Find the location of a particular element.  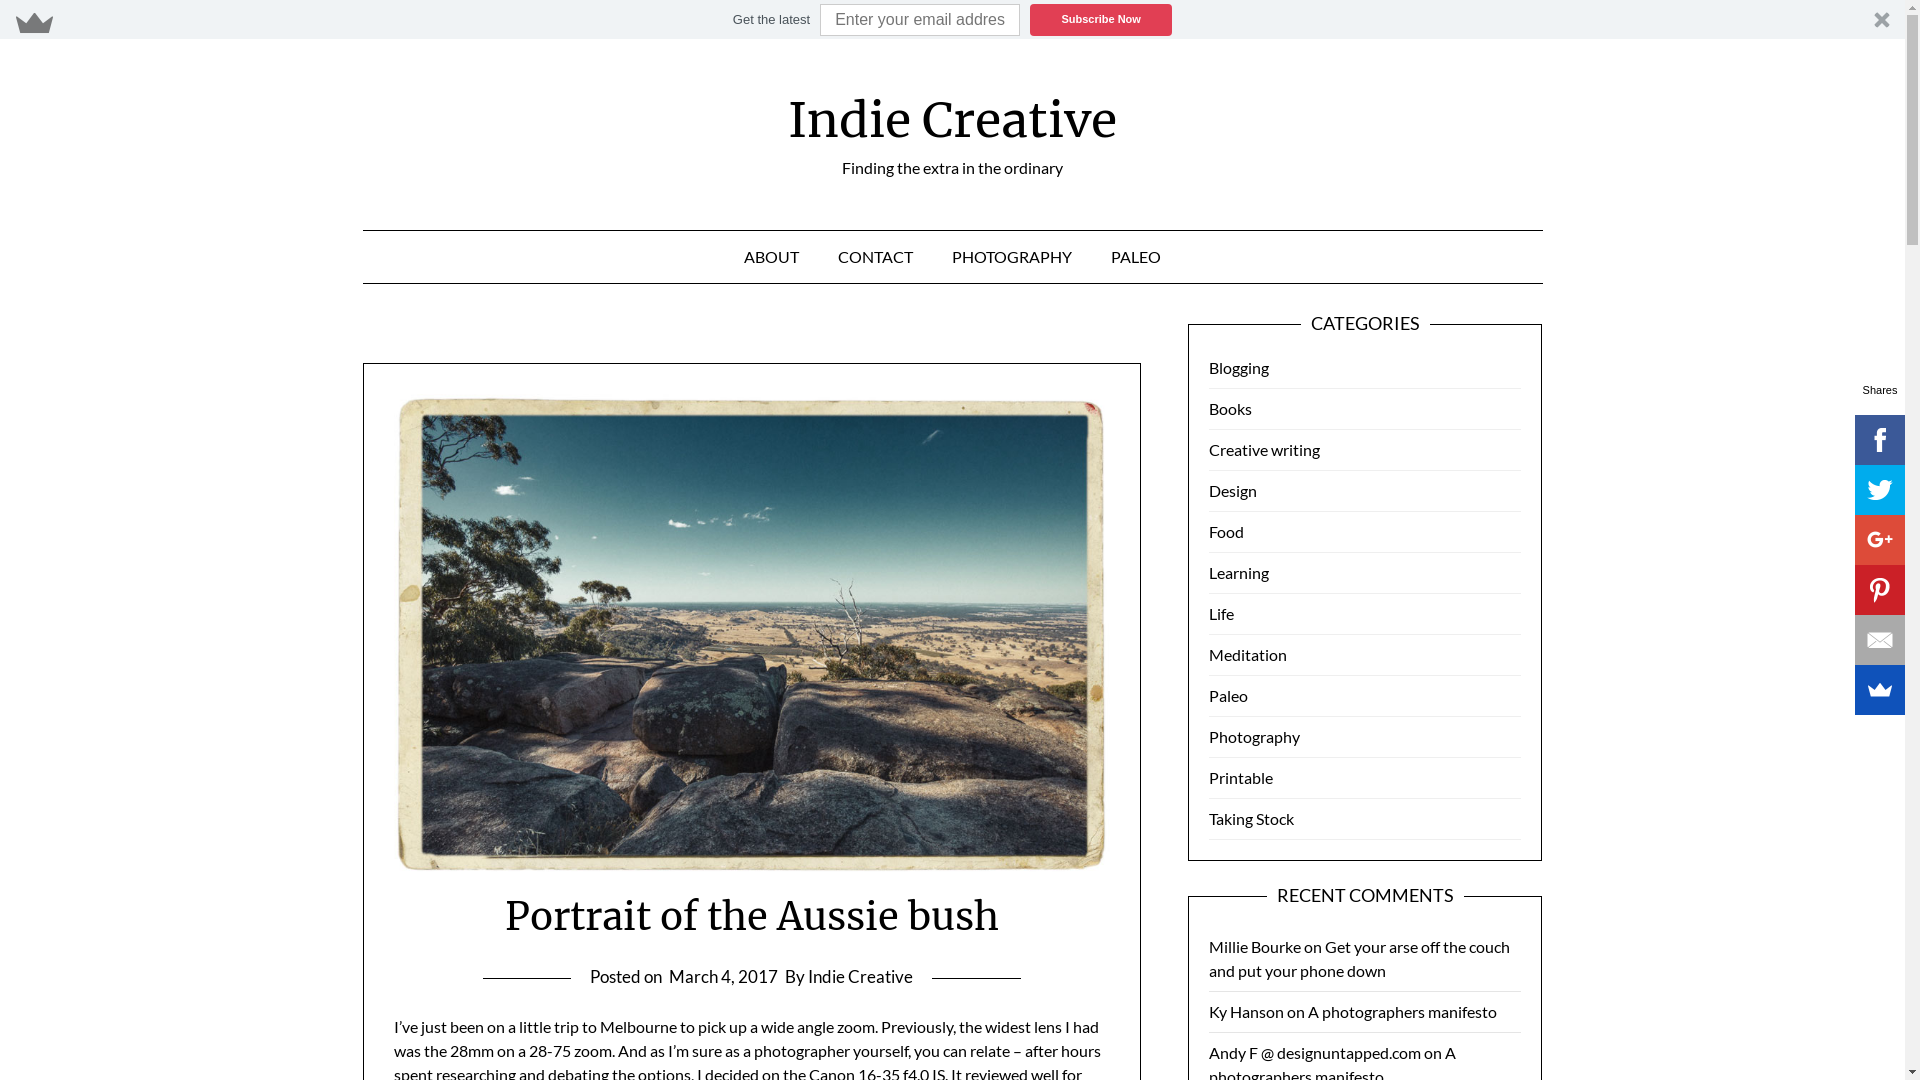

'Google+' is located at coordinates (1879, 540).